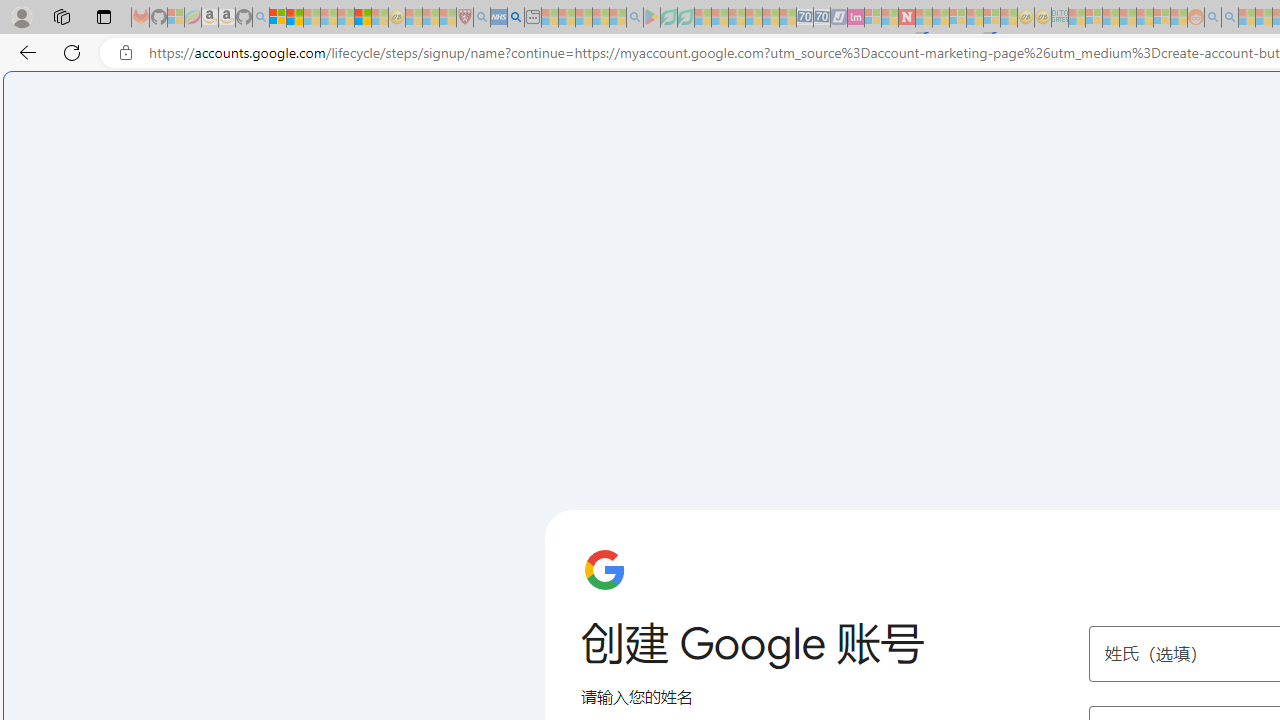 Image resolution: width=1280 pixels, height=720 pixels. I want to click on 'Bluey: Let', so click(652, 17).